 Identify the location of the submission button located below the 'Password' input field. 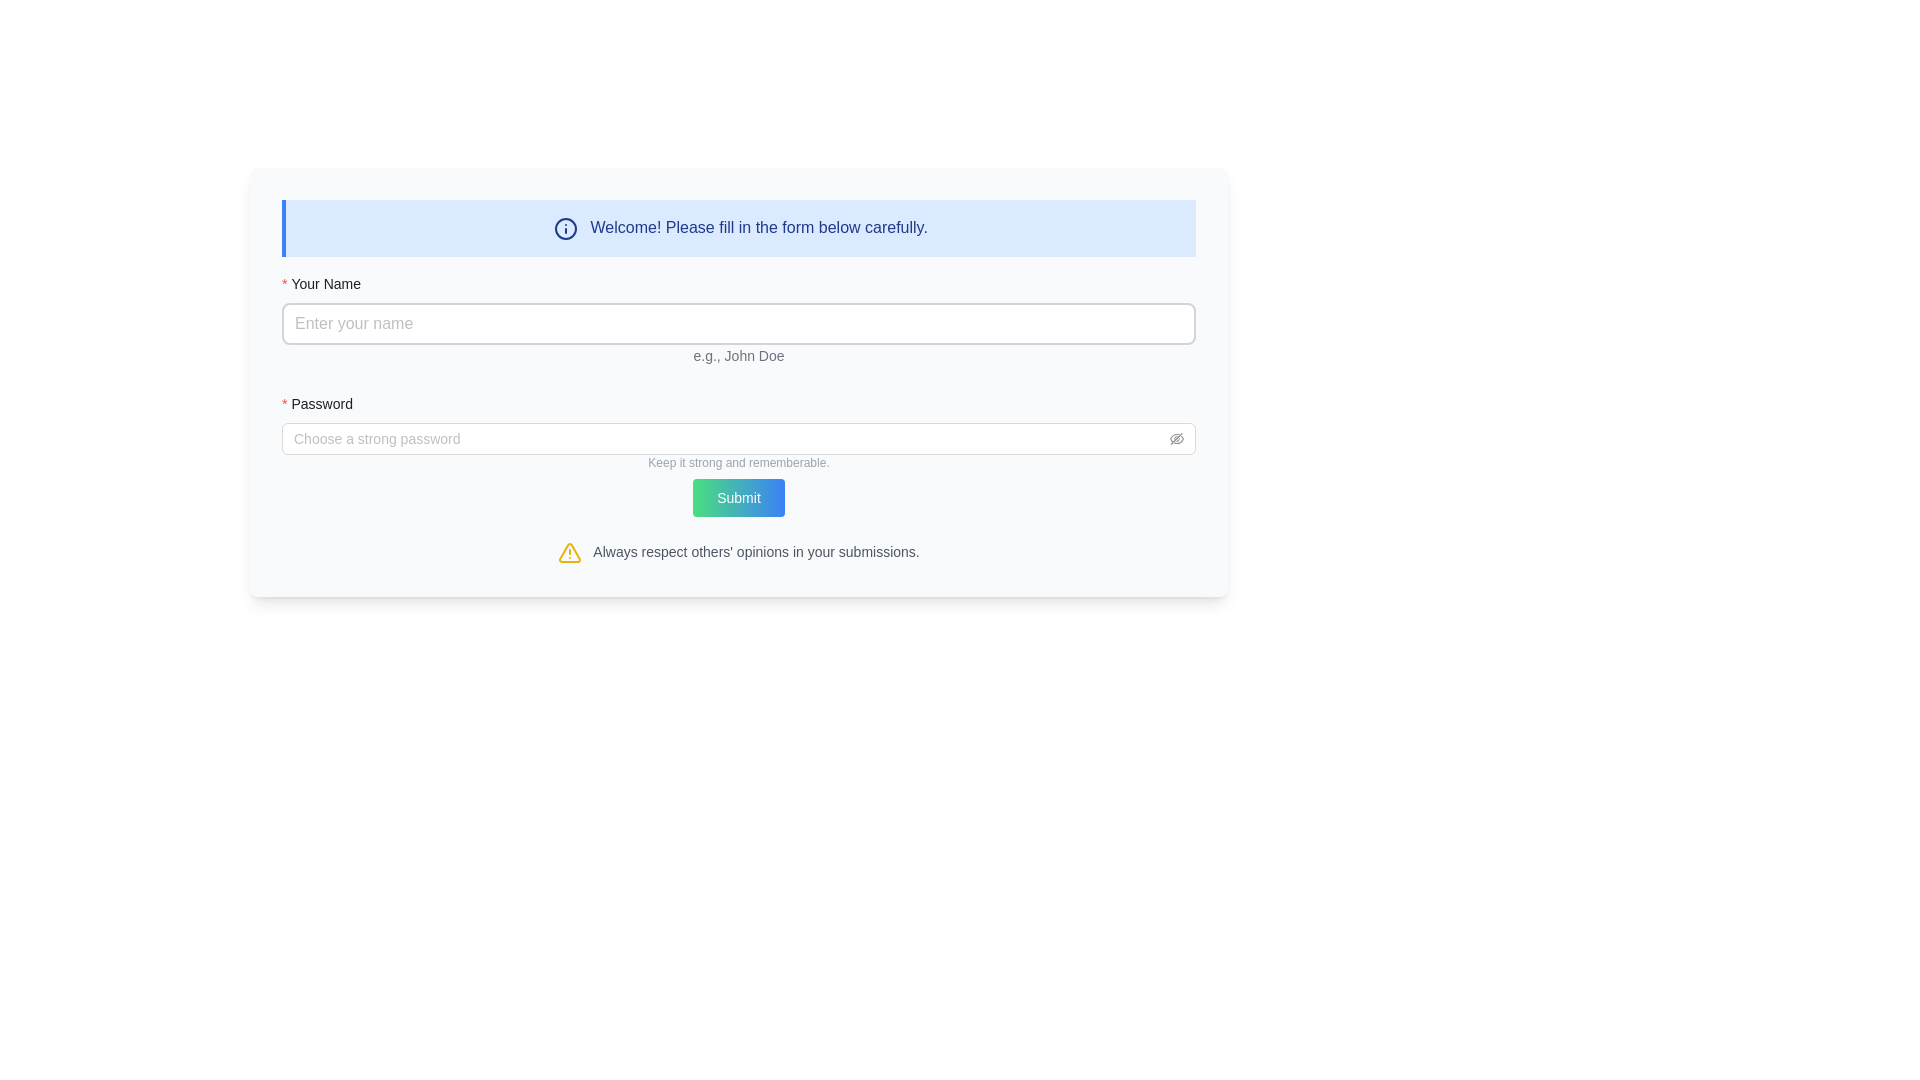
(738, 496).